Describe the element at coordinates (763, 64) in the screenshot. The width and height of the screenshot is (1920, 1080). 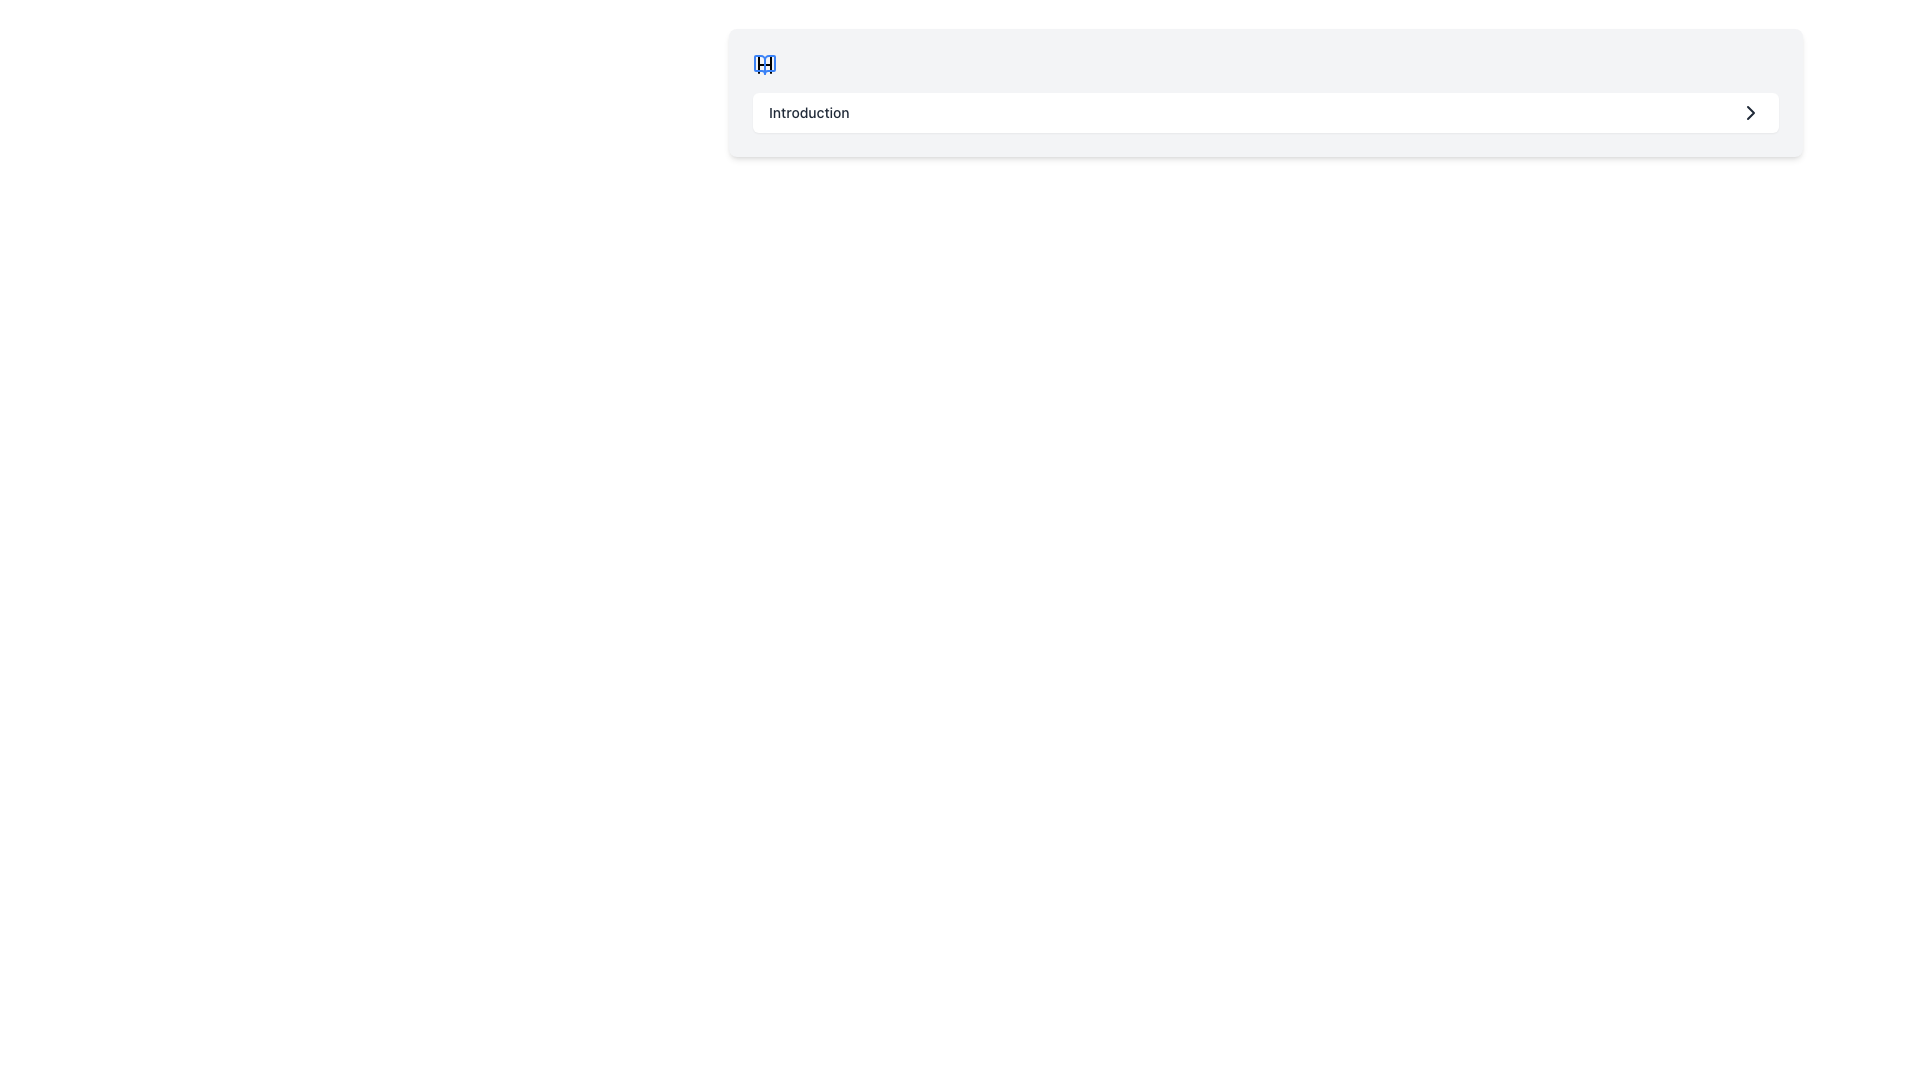
I see `the icon resembling a heading or text indicator located at the top-left of the box containing the title 'Introduction'` at that location.